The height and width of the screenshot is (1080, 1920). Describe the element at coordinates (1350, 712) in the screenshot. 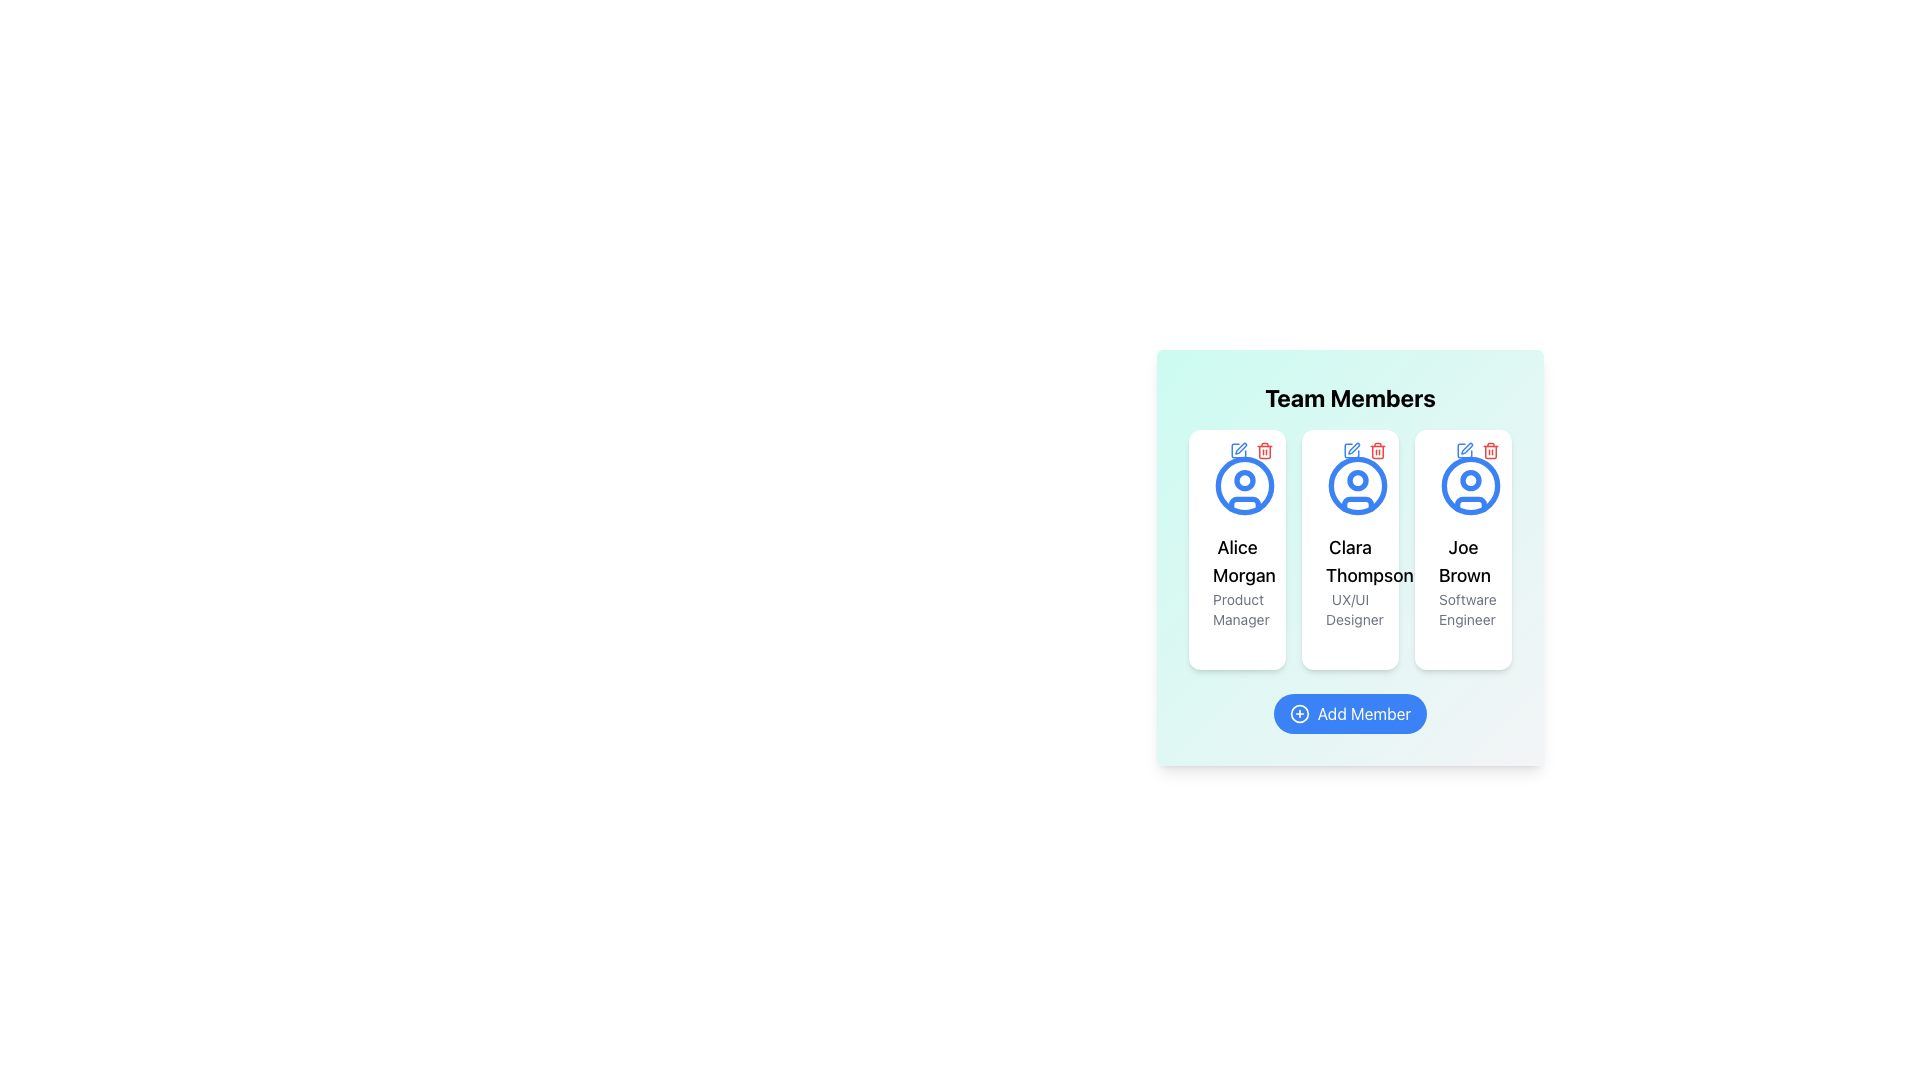

I see `the rounded blue 'Add Member' button with white text located at the bottom center of the 'Team Members' panel` at that location.